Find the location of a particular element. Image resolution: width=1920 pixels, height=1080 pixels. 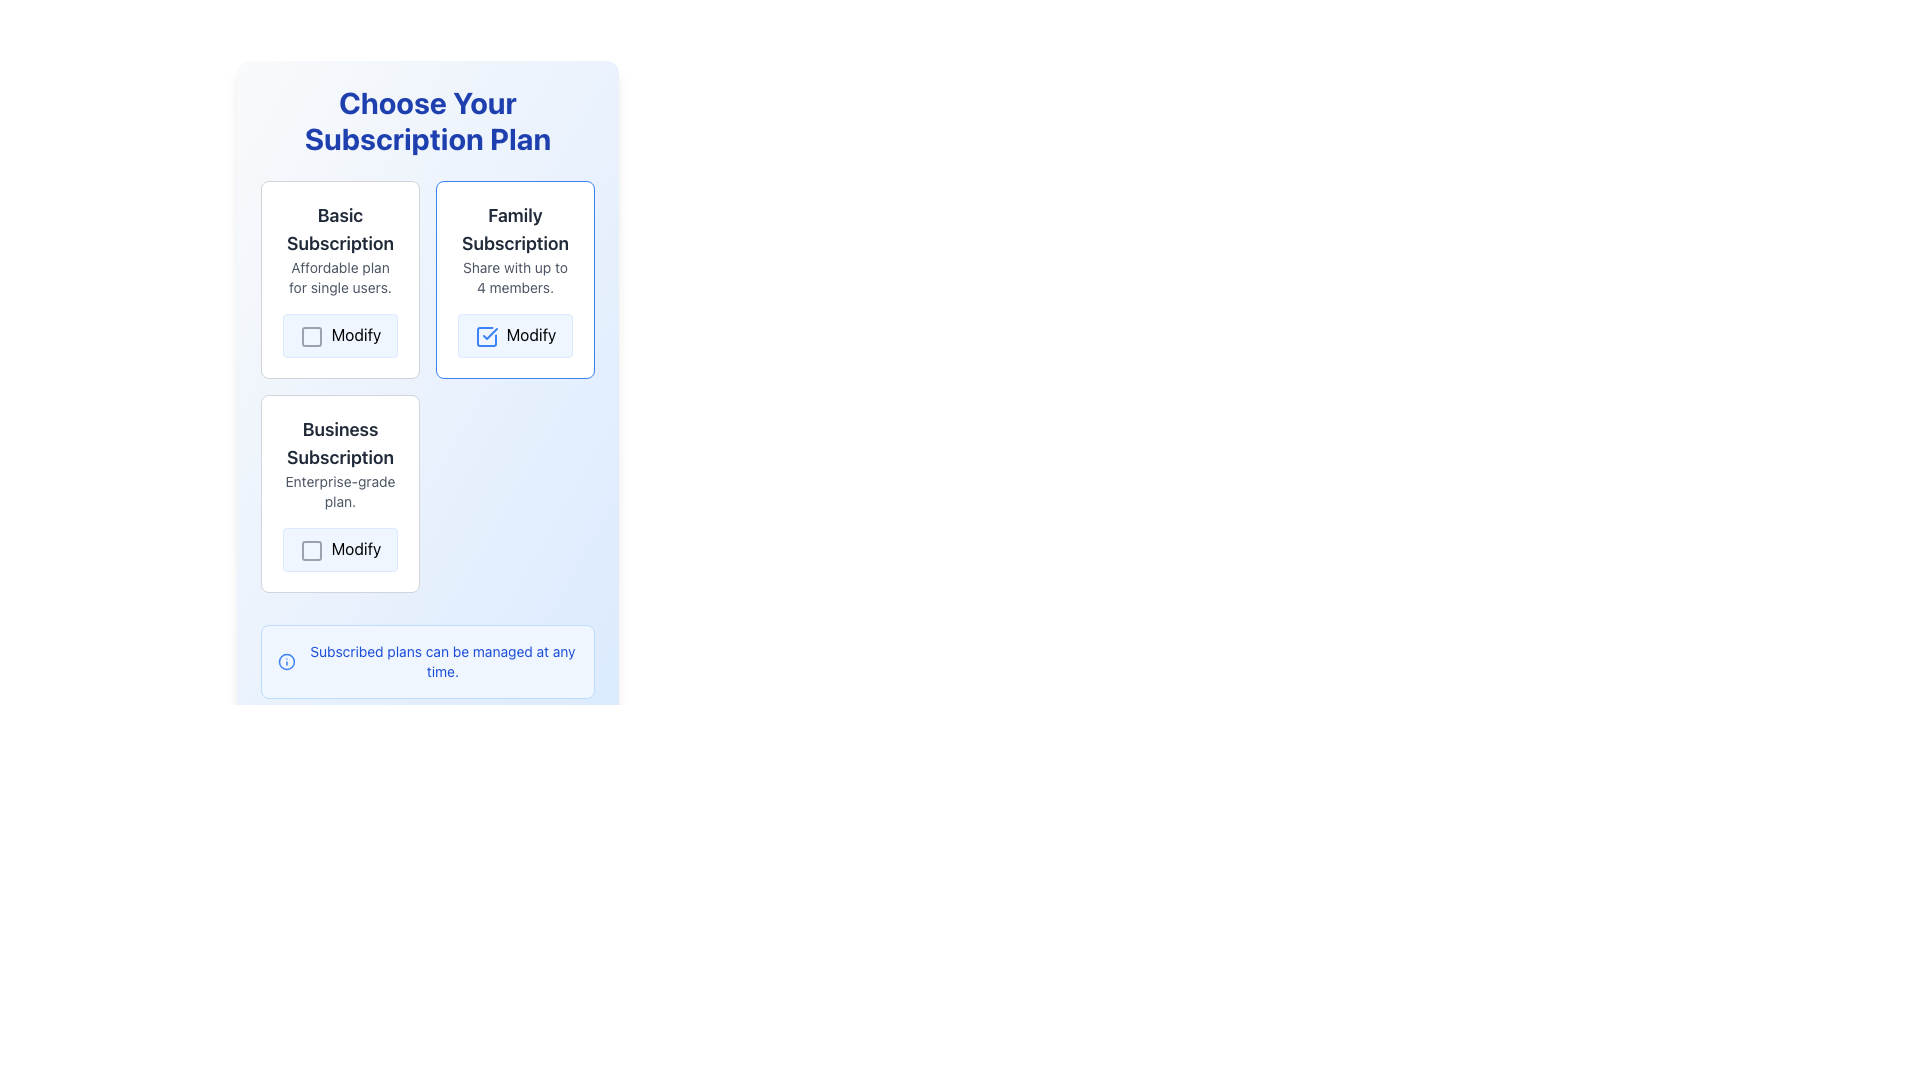

the 'Modify' button located within the 'Basic Subscription' card is located at coordinates (340, 334).